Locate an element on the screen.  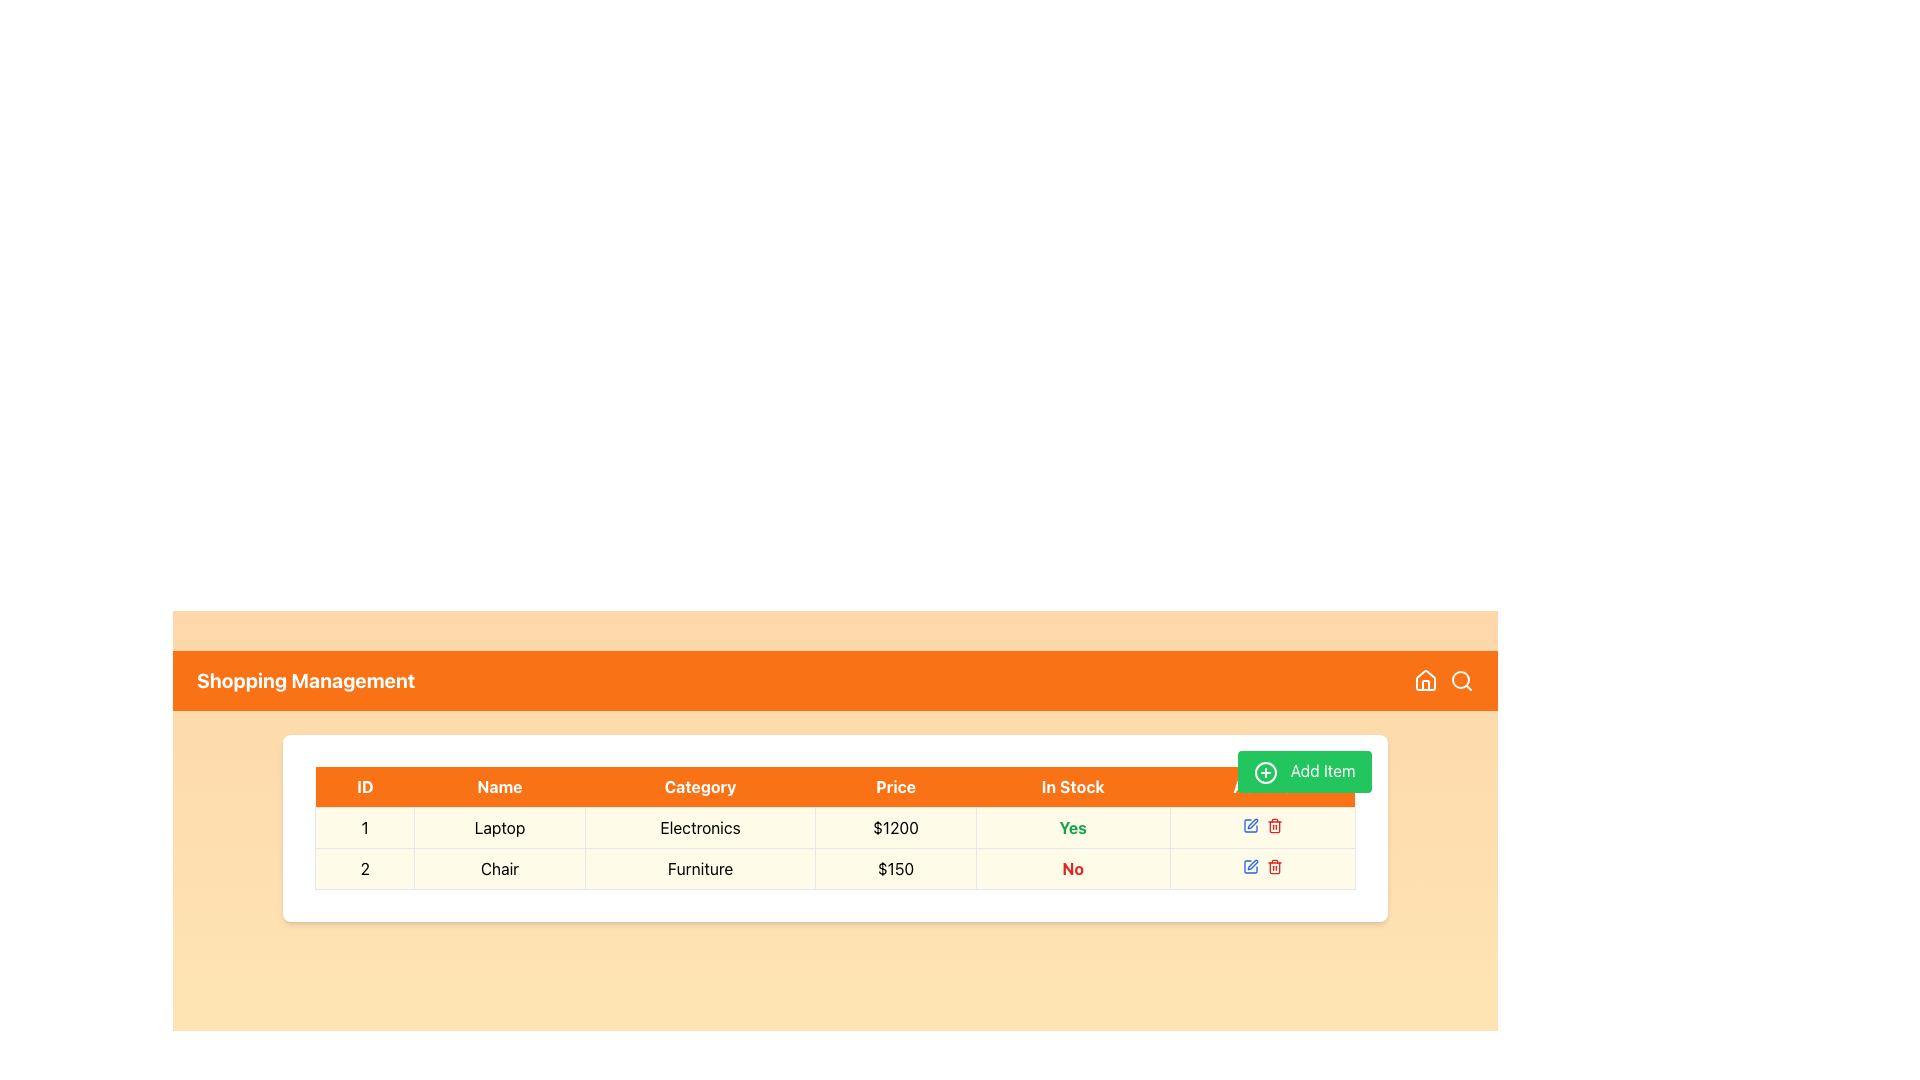
the icon associated with the 'Add Item' button located at the top right of the table is located at coordinates (1265, 771).